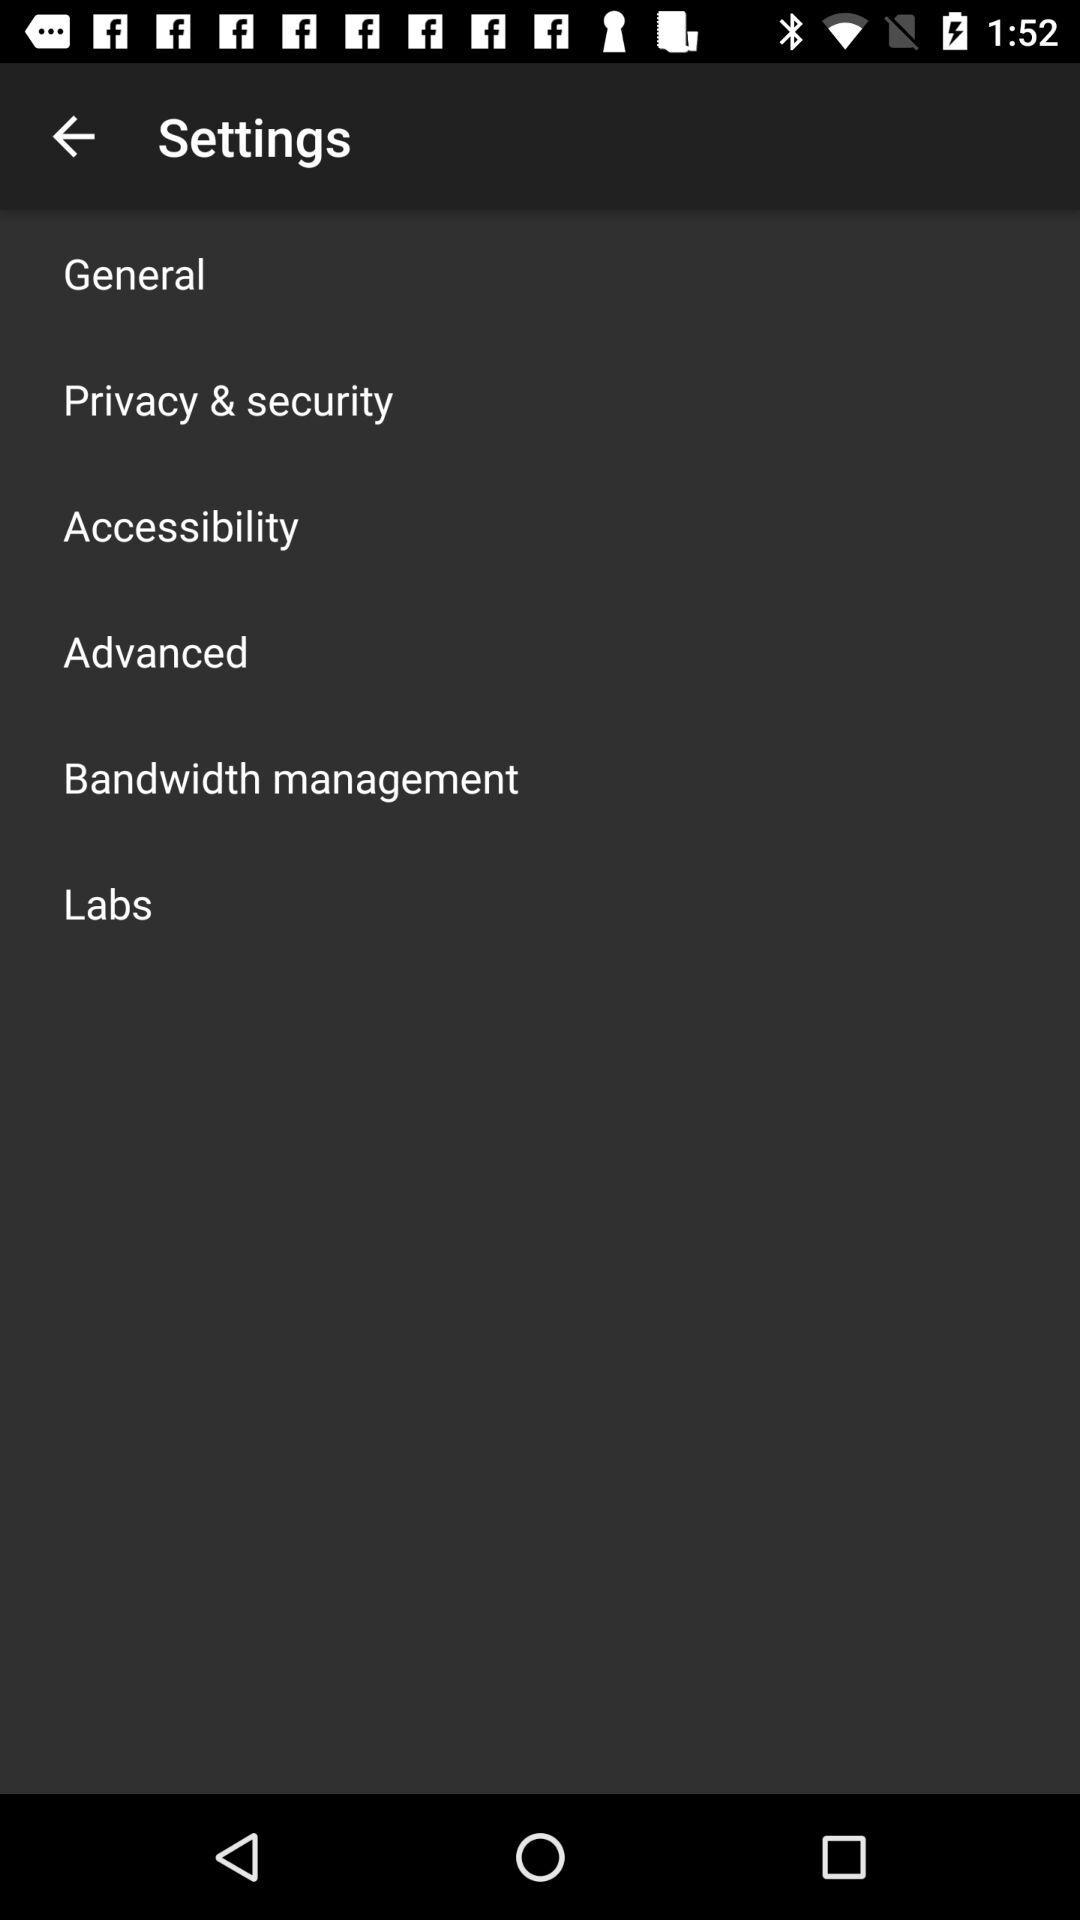 This screenshot has width=1080, height=1920. What do you see at coordinates (290, 776) in the screenshot?
I see `the bandwidth management` at bounding box center [290, 776].